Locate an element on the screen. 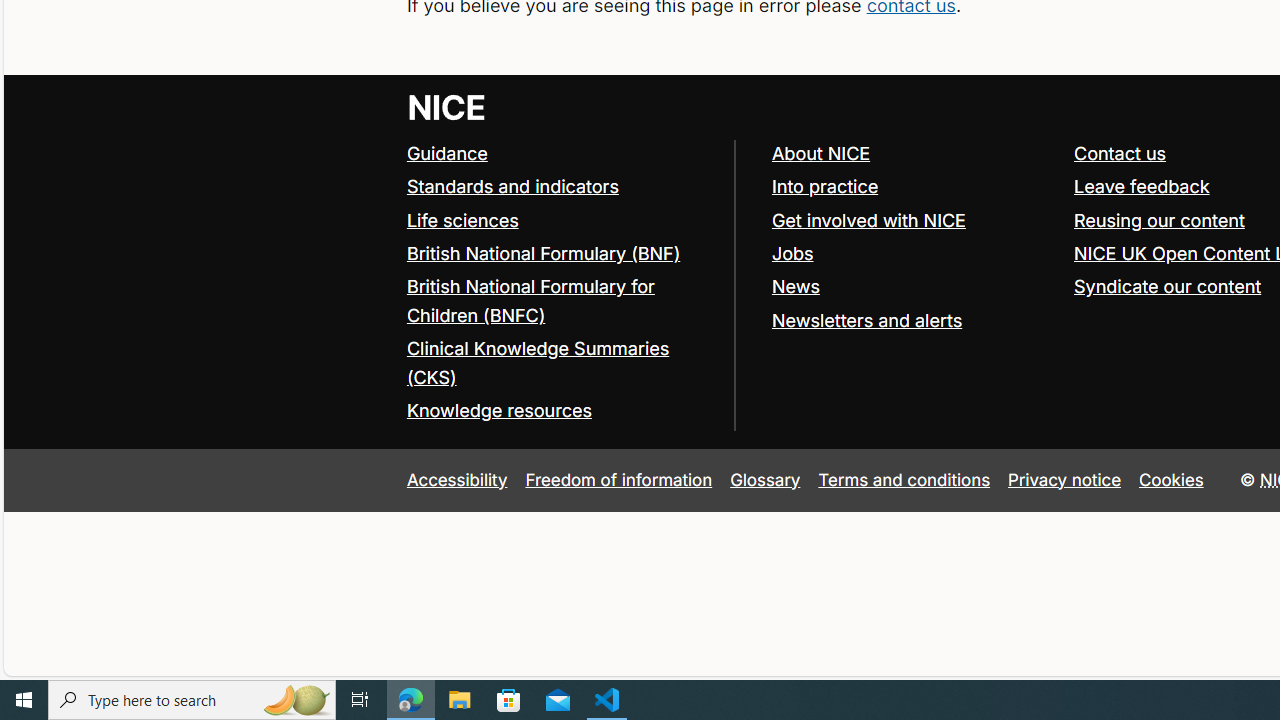 The width and height of the screenshot is (1280, 720). 'Life sciences' is located at coordinates (461, 219).